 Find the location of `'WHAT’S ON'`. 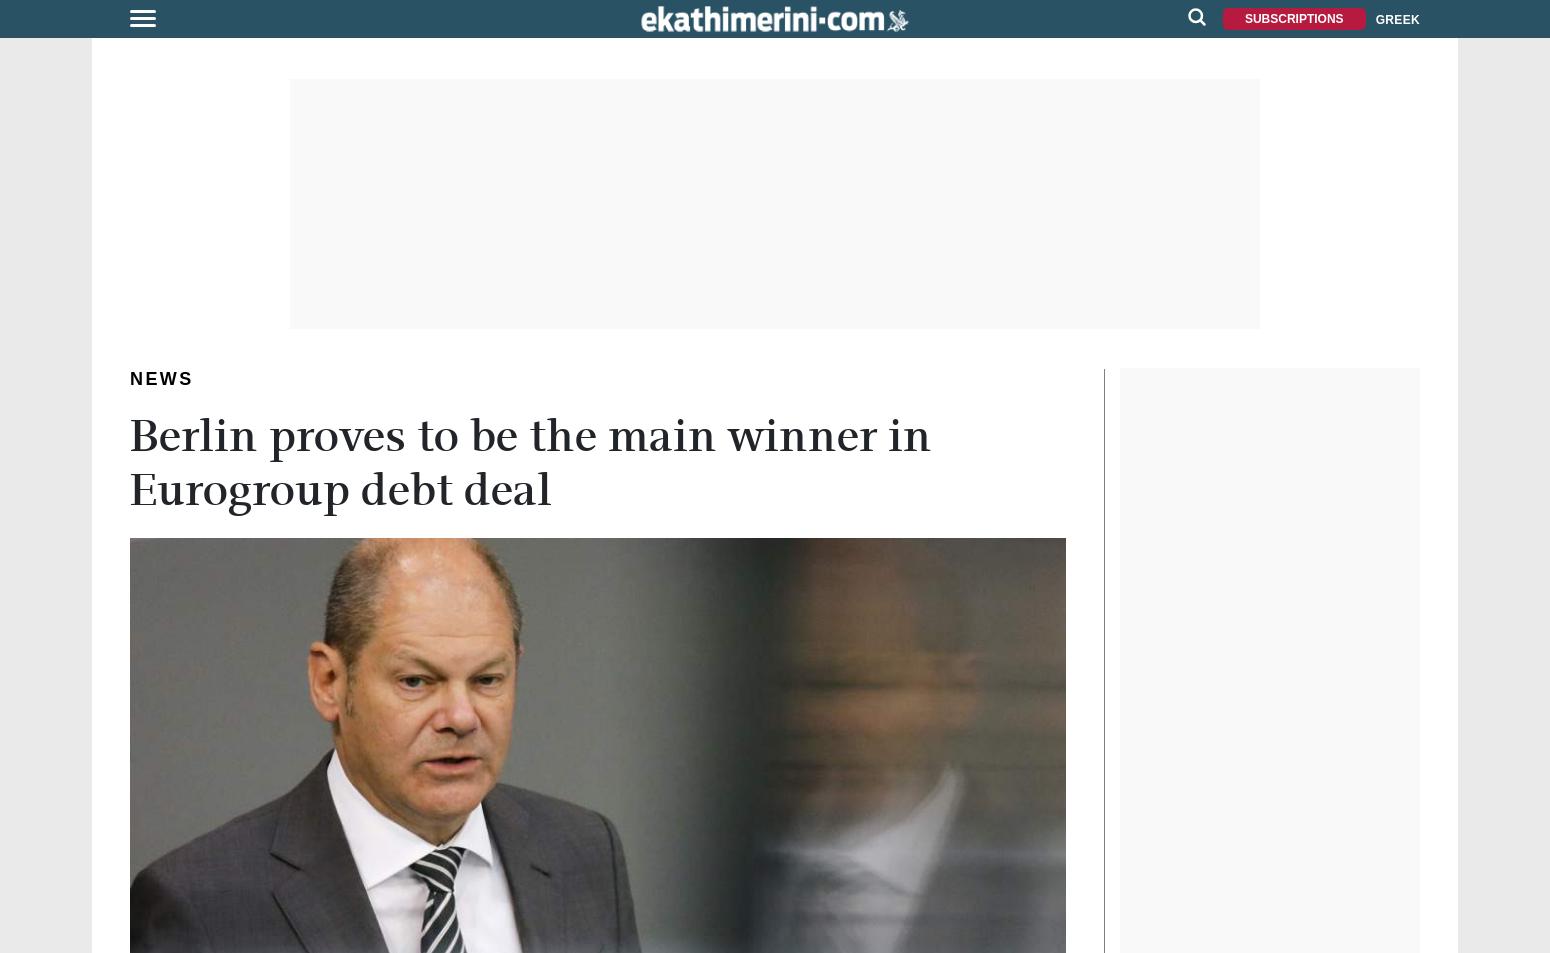

'WHAT’S ON' is located at coordinates (50, 315).